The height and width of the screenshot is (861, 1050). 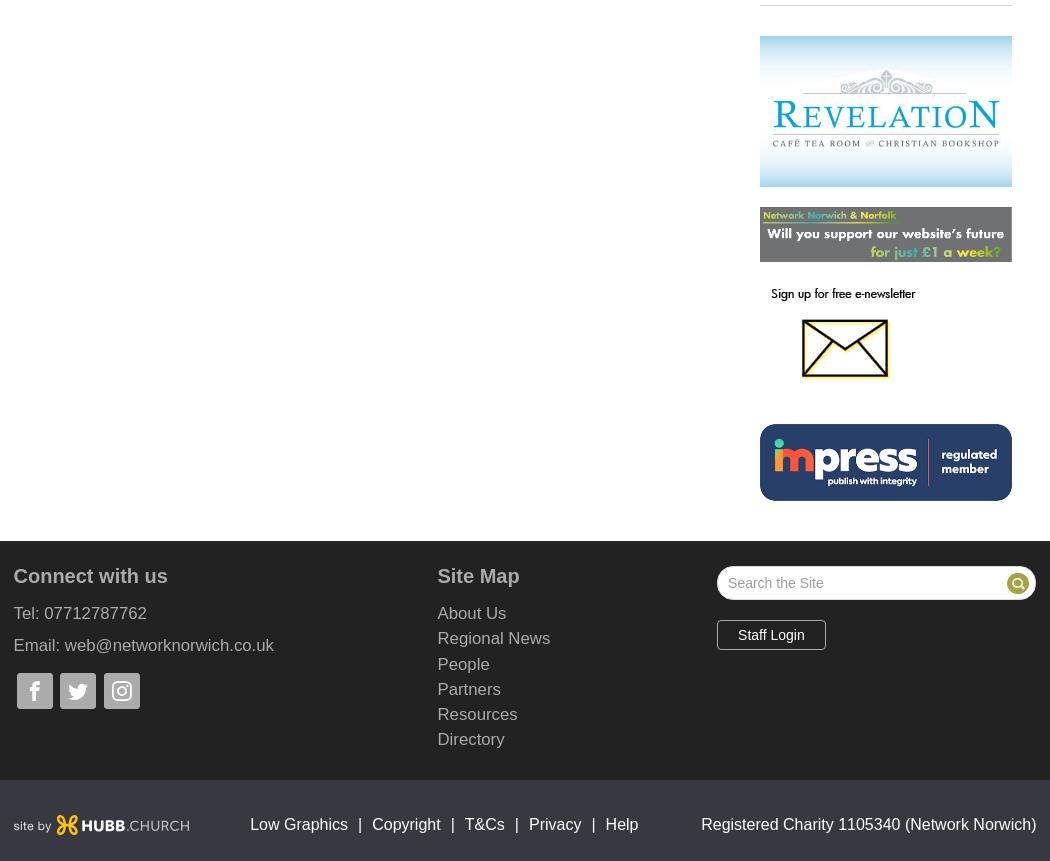 What do you see at coordinates (471, 612) in the screenshot?
I see `'About Us'` at bounding box center [471, 612].